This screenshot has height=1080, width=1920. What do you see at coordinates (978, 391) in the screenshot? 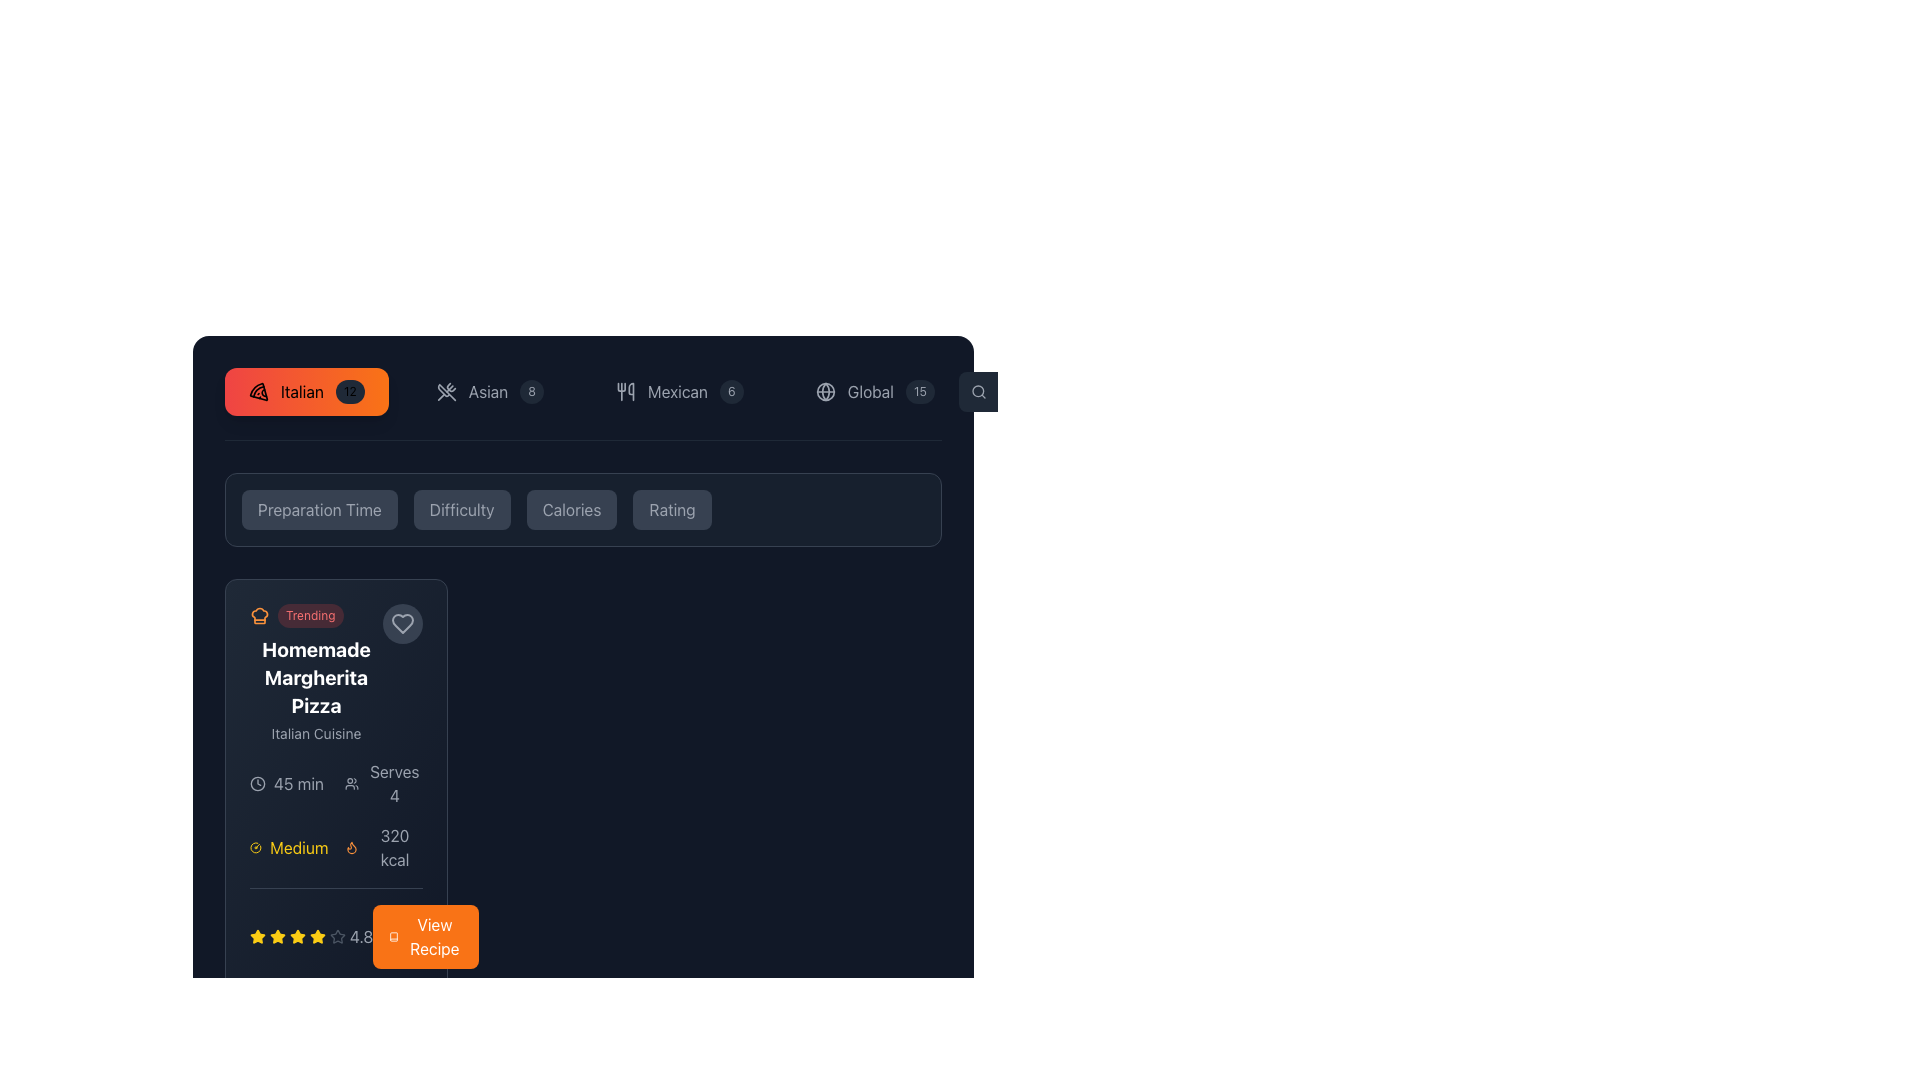
I see `the decorative search icon element located in the top-right corner of the layout` at bounding box center [978, 391].